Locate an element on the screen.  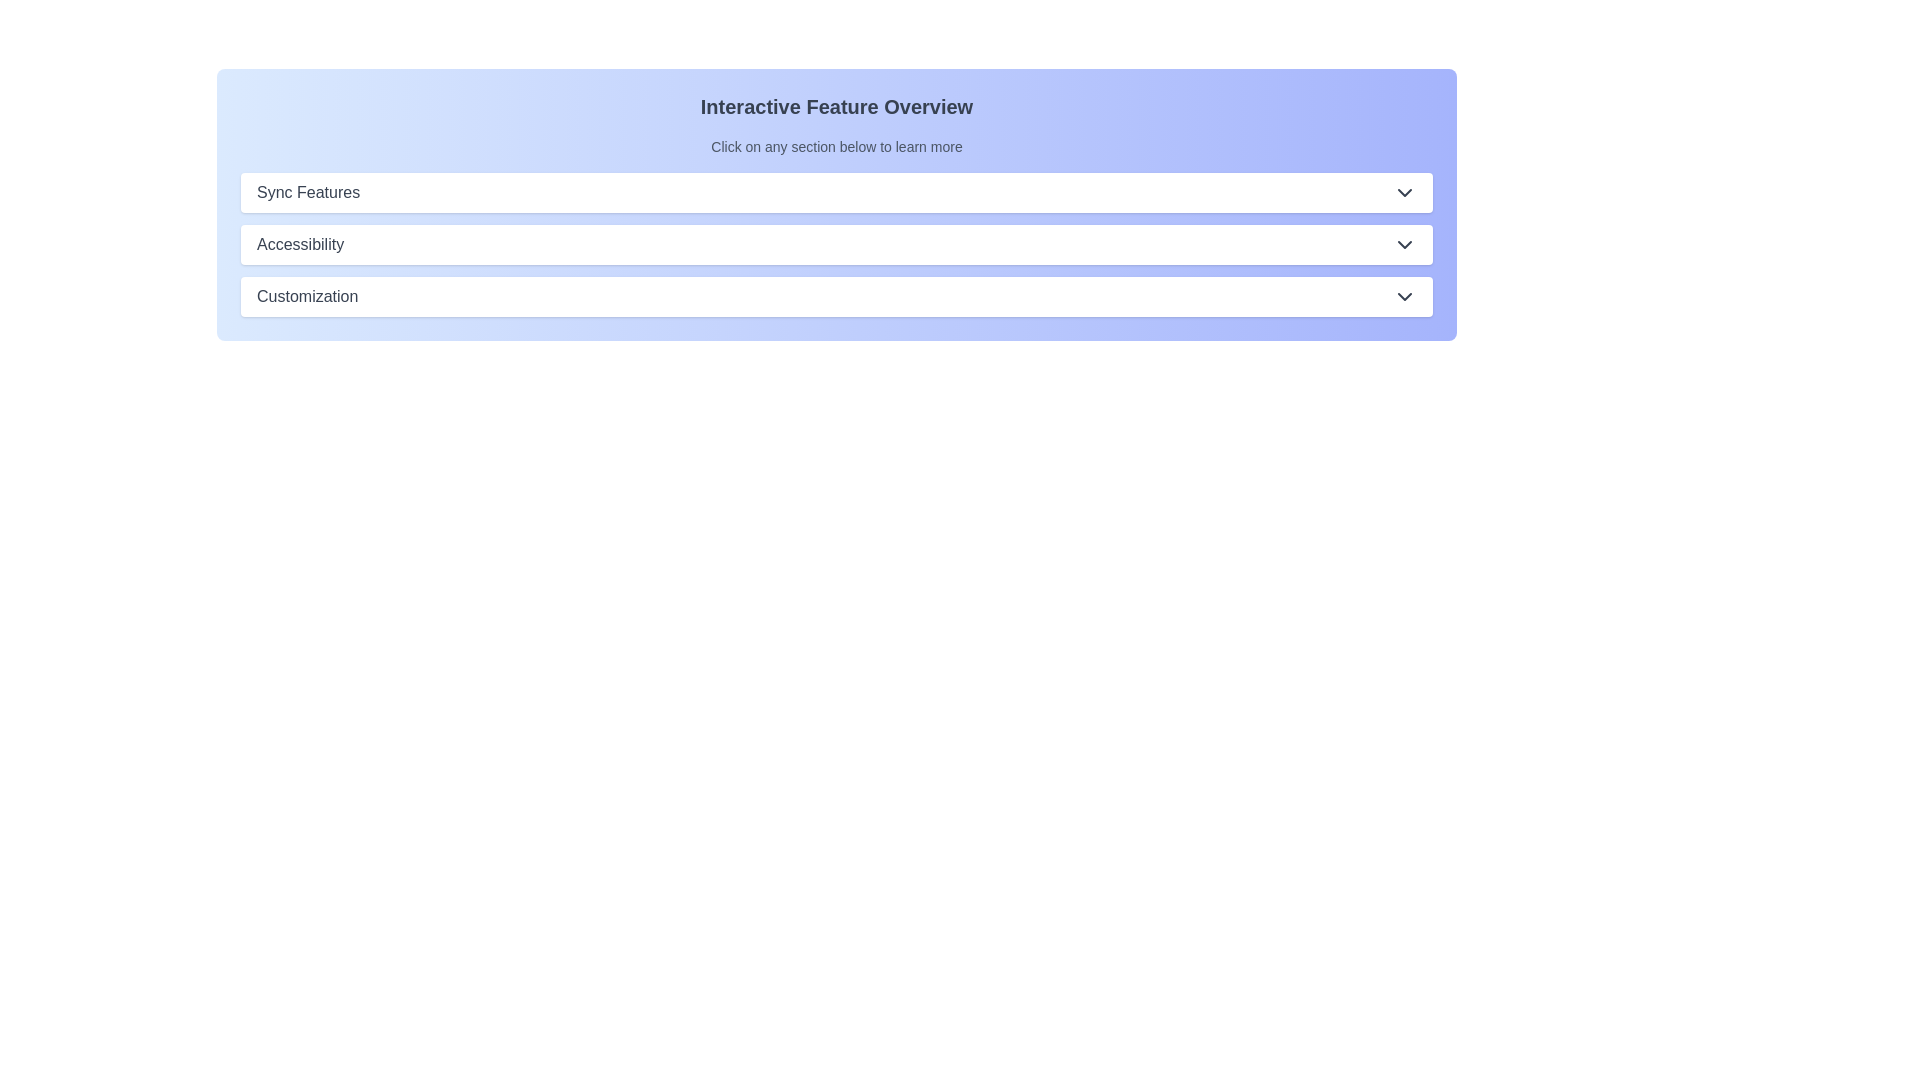
the chevron-down icon located on the rightmost side of the 'Customization' row, indicating dropdown functionality is located at coordinates (1404, 297).